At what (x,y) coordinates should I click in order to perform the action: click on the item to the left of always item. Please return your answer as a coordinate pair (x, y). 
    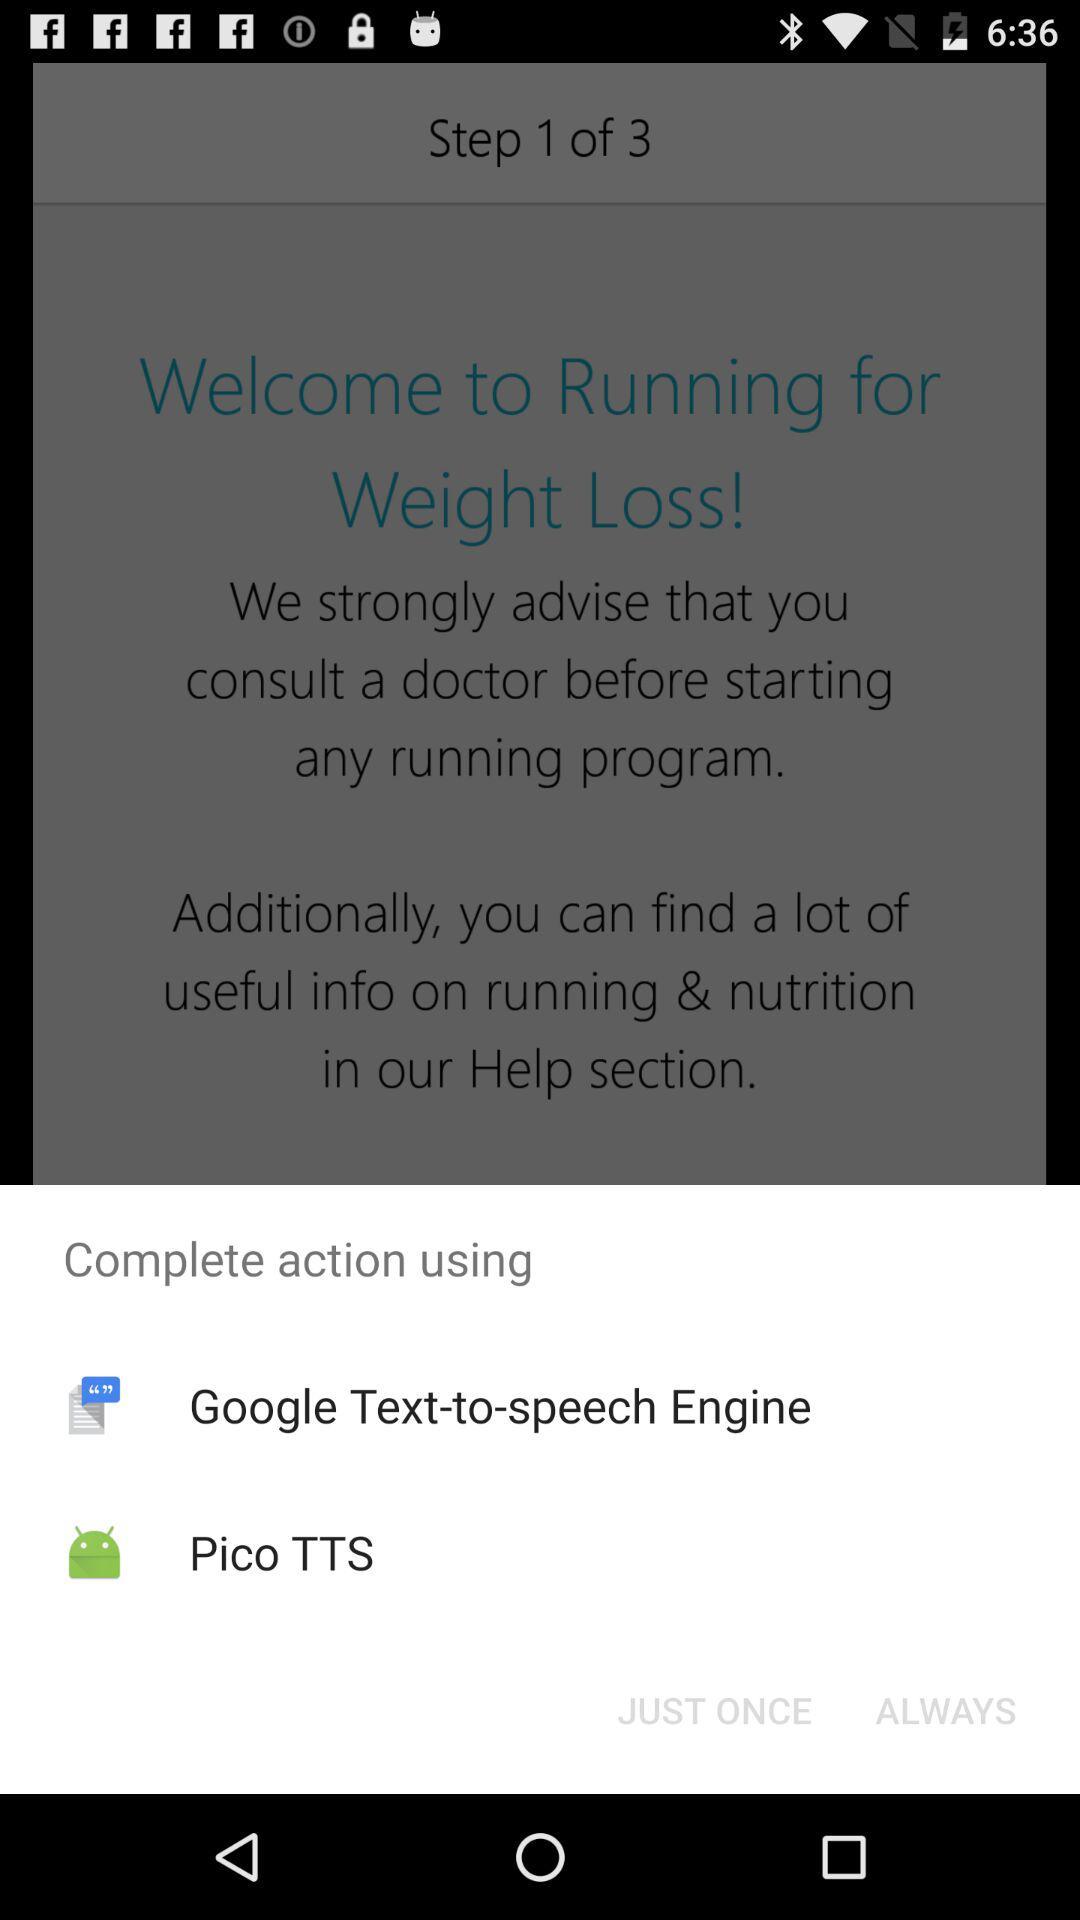
    Looking at the image, I should click on (713, 1708).